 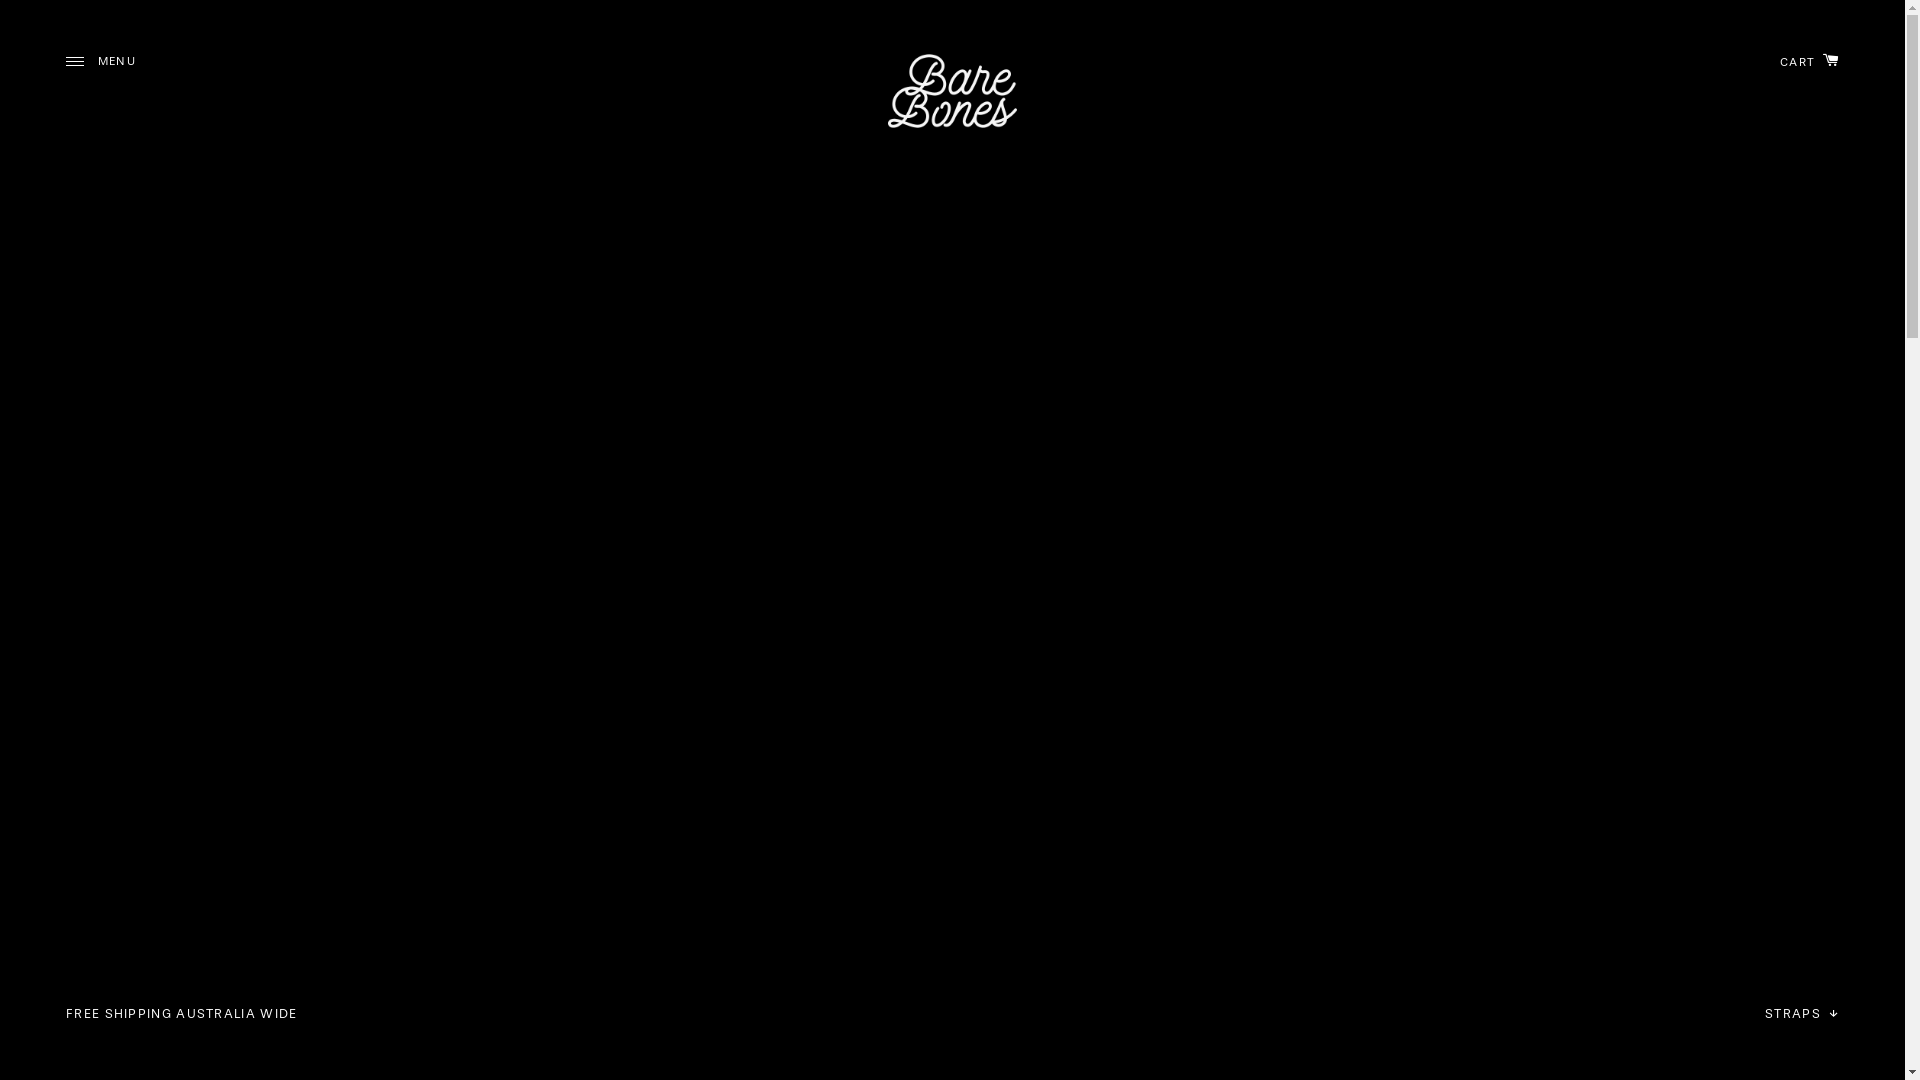 What do you see at coordinates (1801, 1013) in the screenshot?
I see `'STRAPS'` at bounding box center [1801, 1013].